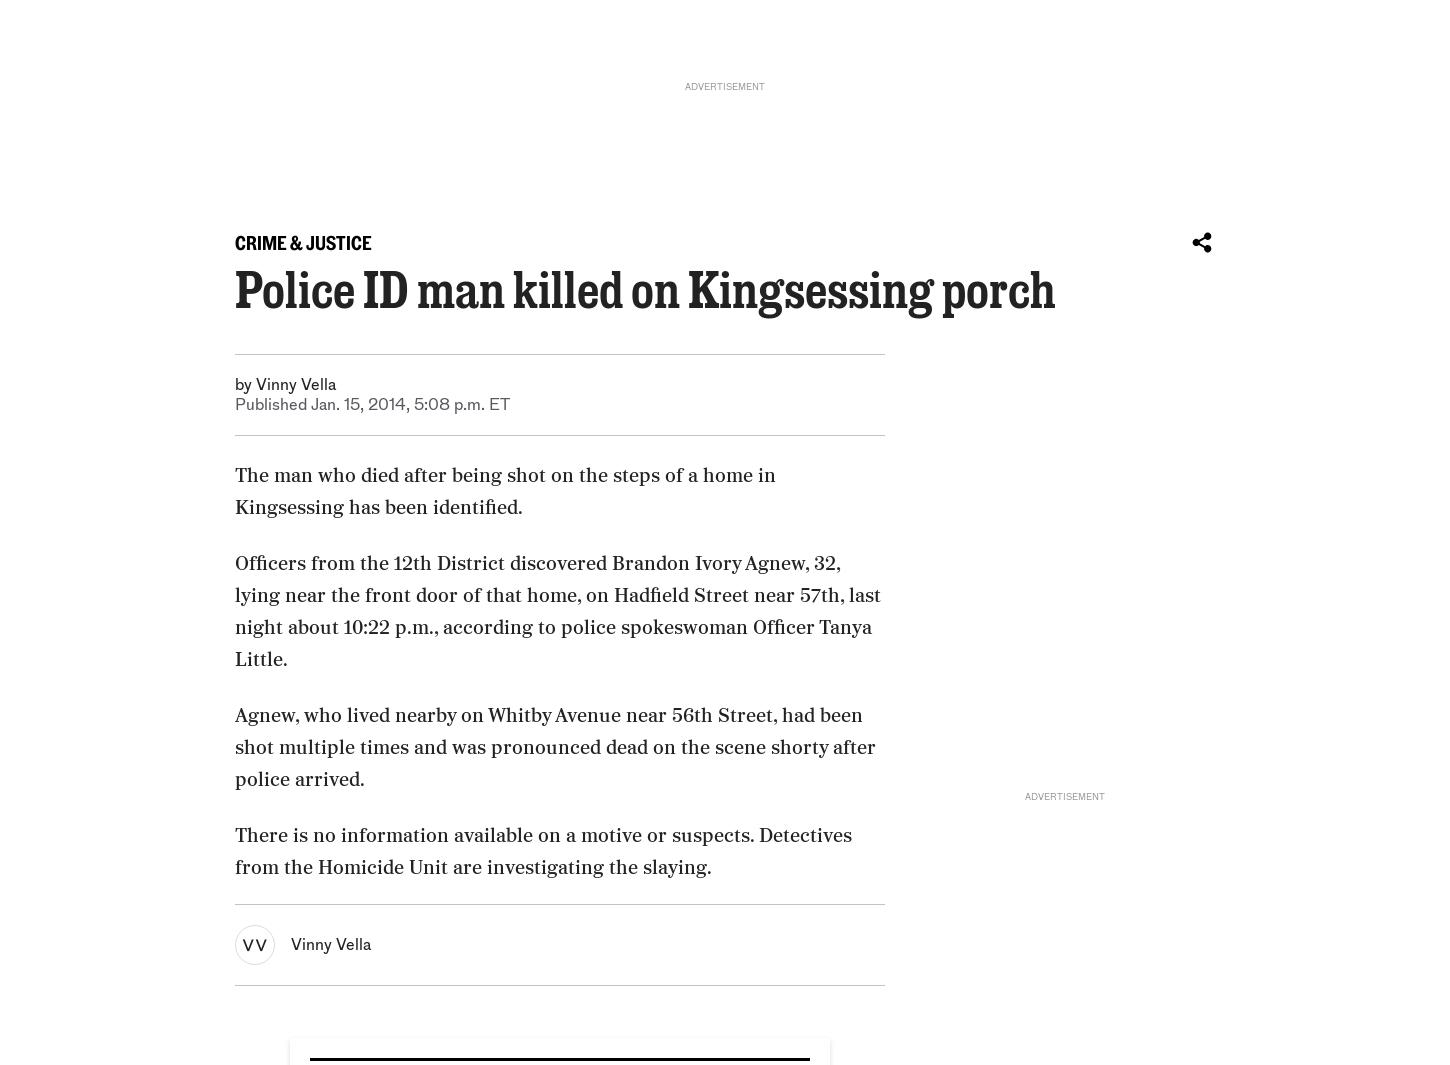 The image size is (1450, 1065). What do you see at coordinates (330, 821) in the screenshot?
I see `'Philly Police are investigating a bungled 911 response the day before the Kingsessing mass shooting'` at bounding box center [330, 821].